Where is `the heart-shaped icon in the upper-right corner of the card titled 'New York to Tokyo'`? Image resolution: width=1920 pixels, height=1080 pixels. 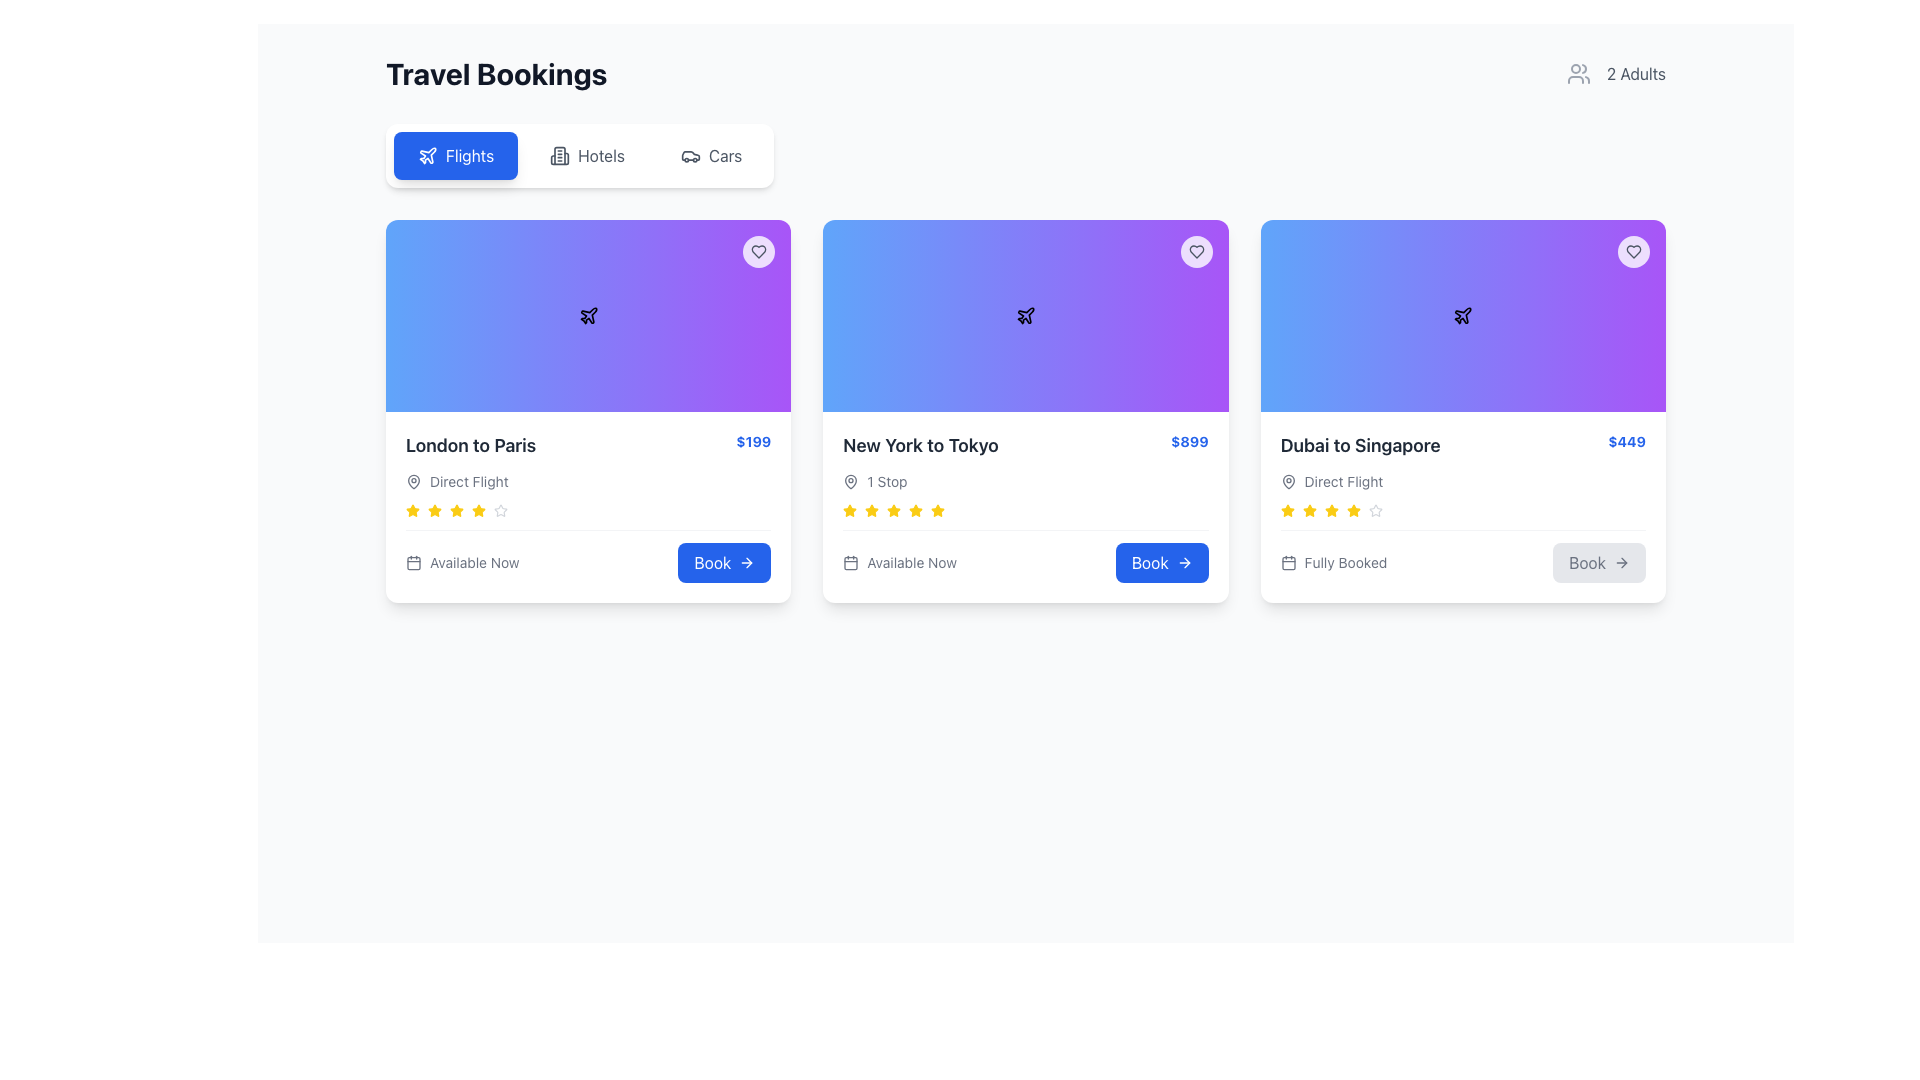 the heart-shaped icon in the upper-right corner of the card titled 'New York to Tokyo' is located at coordinates (1196, 250).